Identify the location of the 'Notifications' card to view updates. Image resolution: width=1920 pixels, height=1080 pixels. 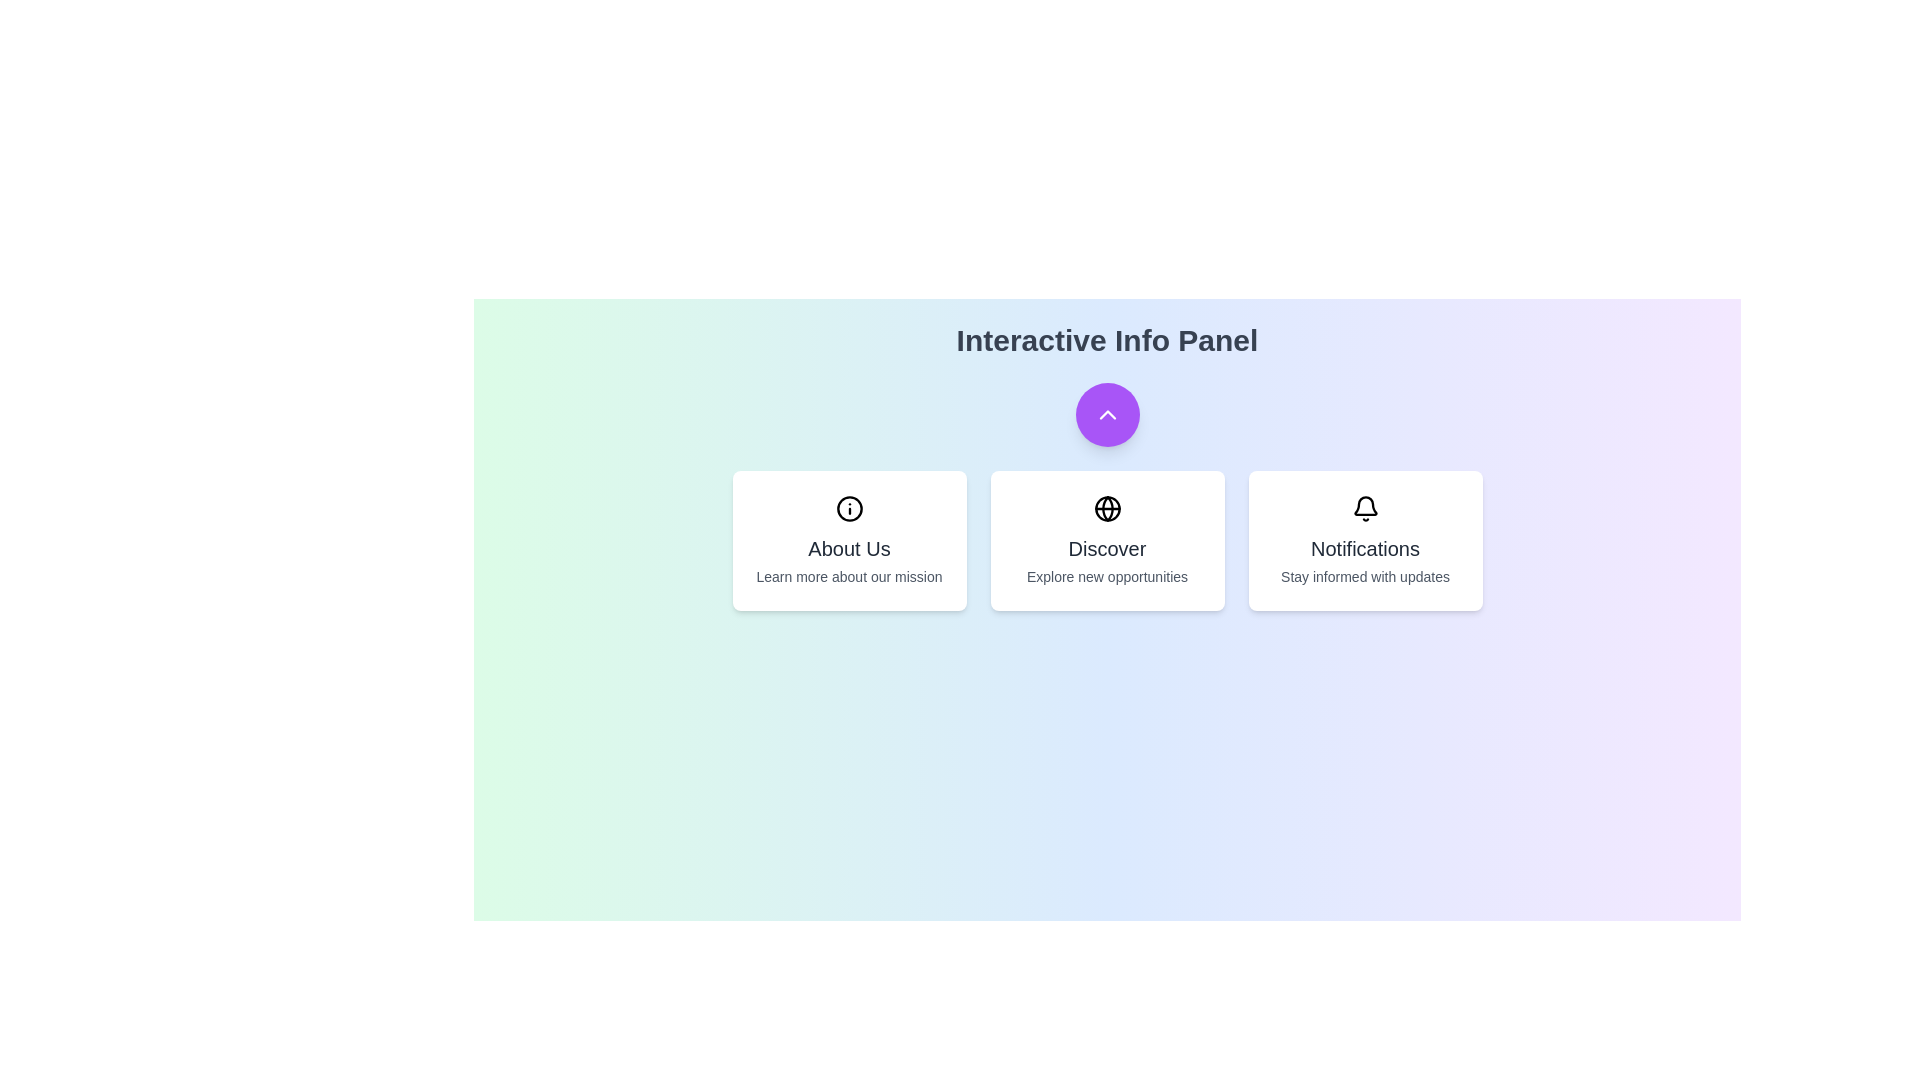
(1364, 540).